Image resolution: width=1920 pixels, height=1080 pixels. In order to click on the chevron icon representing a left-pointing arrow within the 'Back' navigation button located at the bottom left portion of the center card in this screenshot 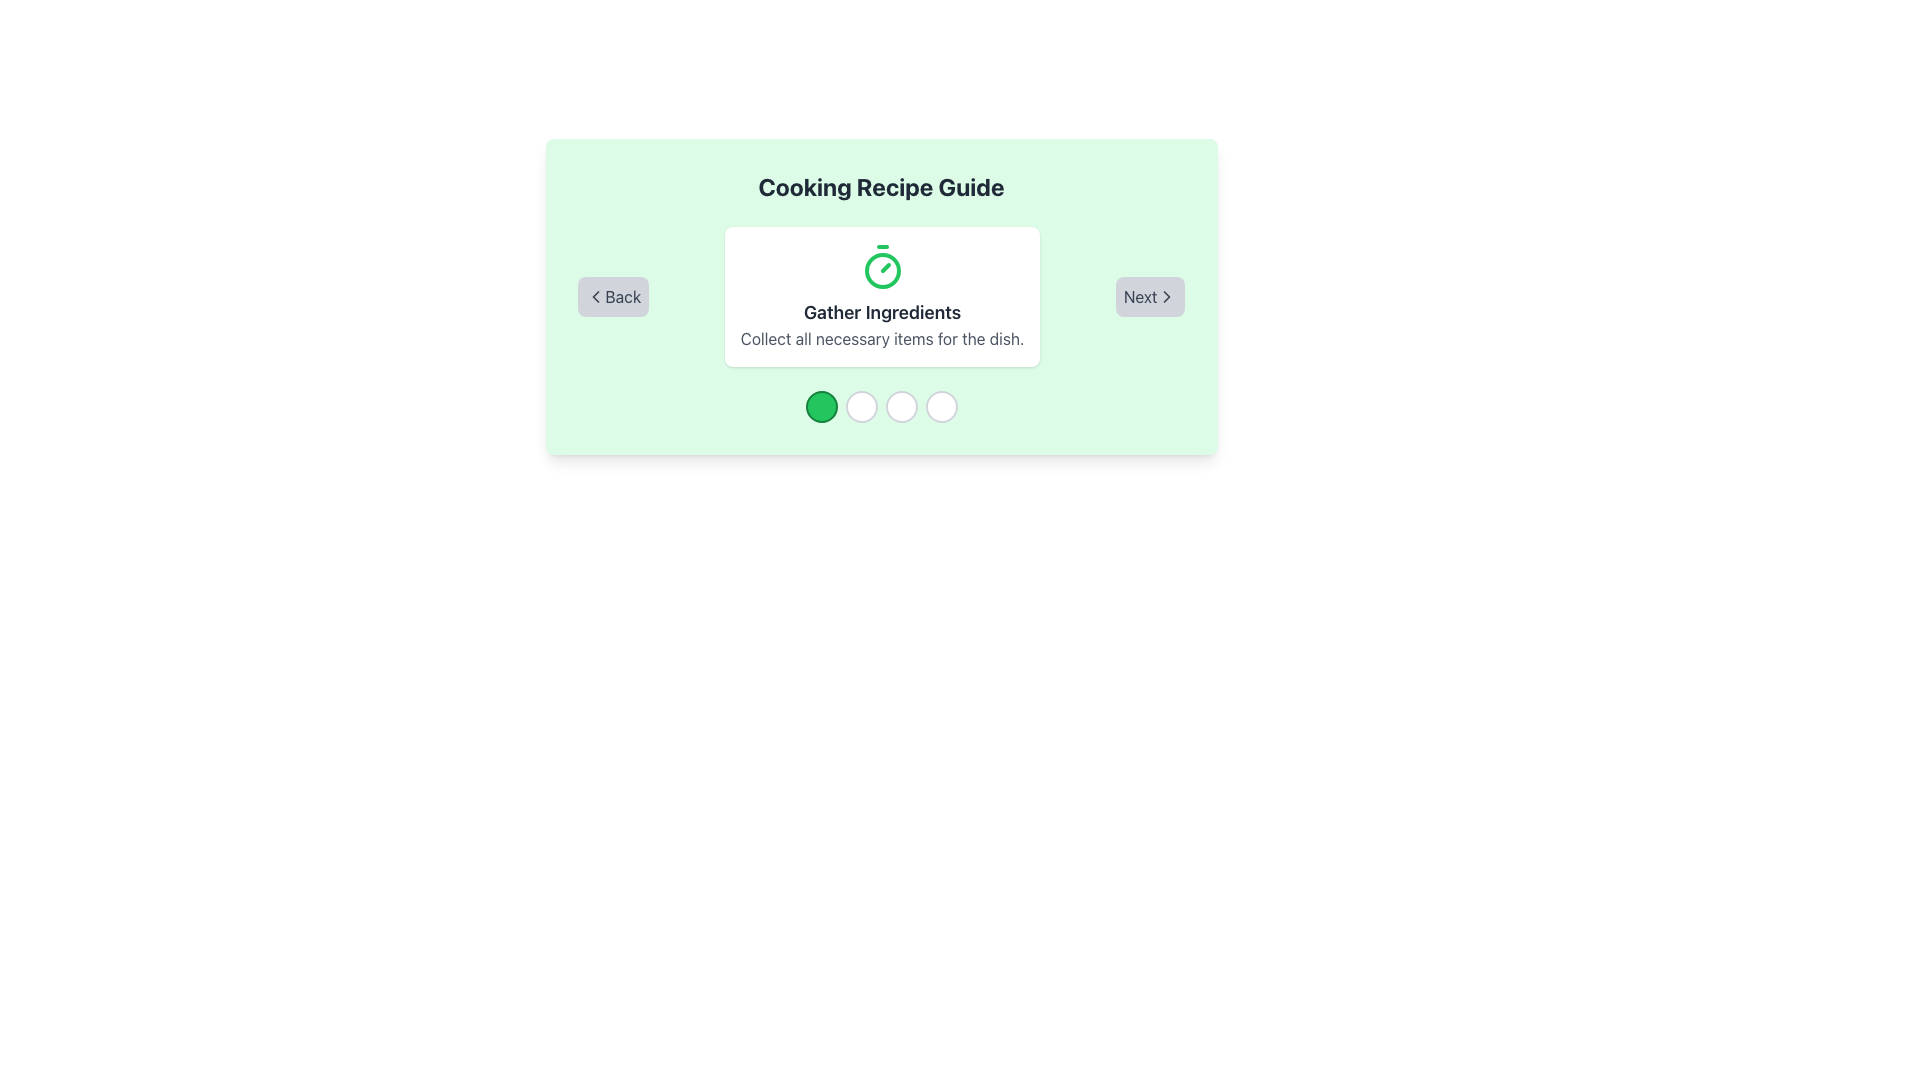, I will do `click(594, 297)`.